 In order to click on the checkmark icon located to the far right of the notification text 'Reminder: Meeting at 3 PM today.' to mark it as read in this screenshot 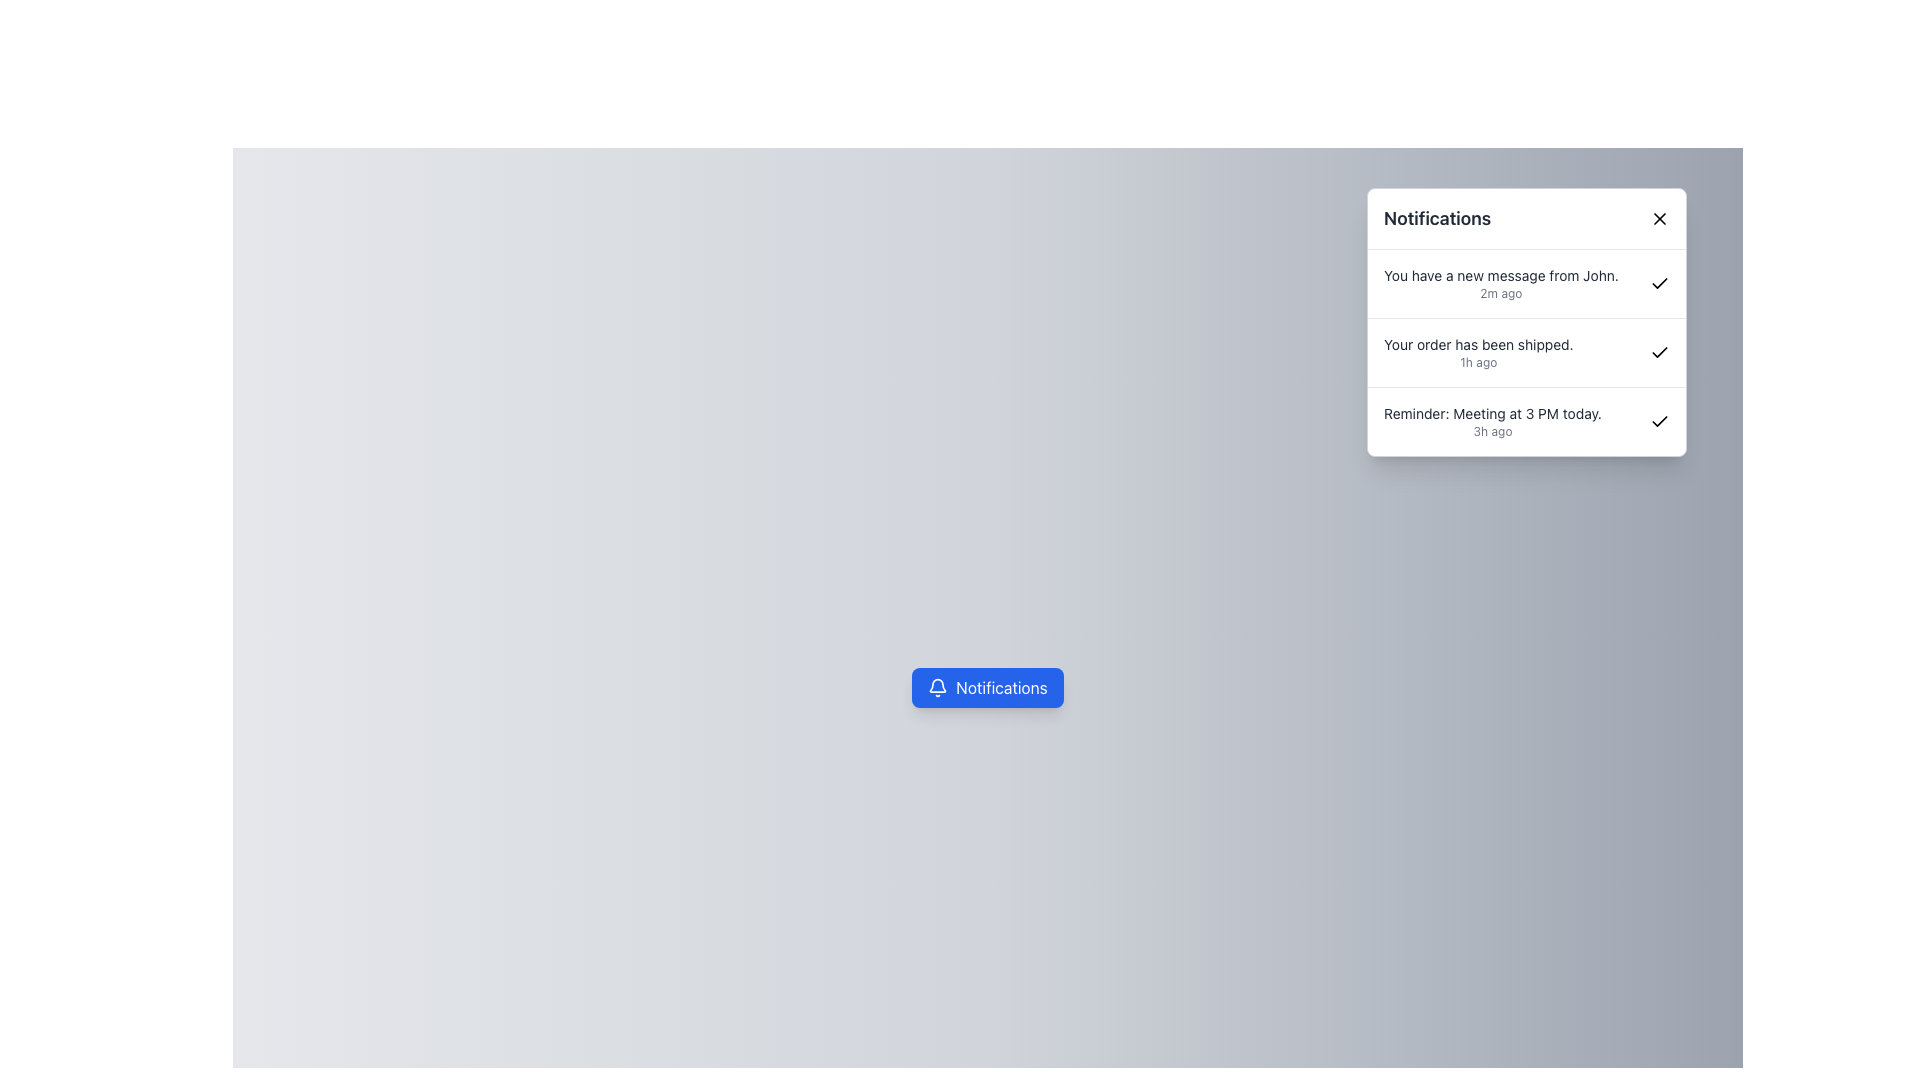, I will do `click(1525, 420)`.